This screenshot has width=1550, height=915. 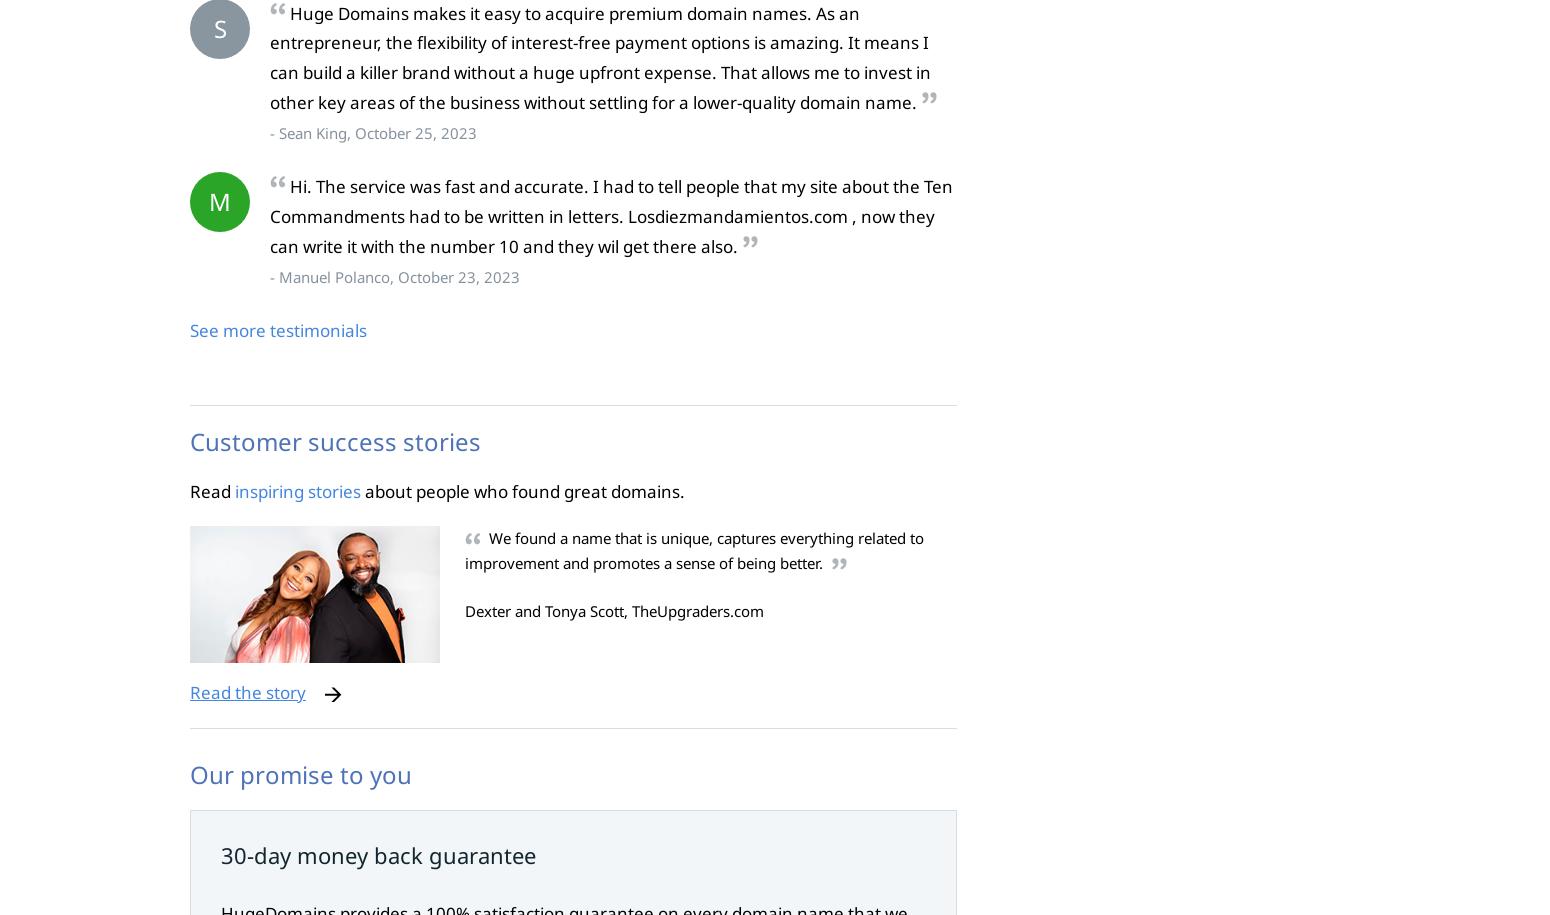 What do you see at coordinates (372, 132) in the screenshot?
I see `'- Sean King, October 25, 2023'` at bounding box center [372, 132].